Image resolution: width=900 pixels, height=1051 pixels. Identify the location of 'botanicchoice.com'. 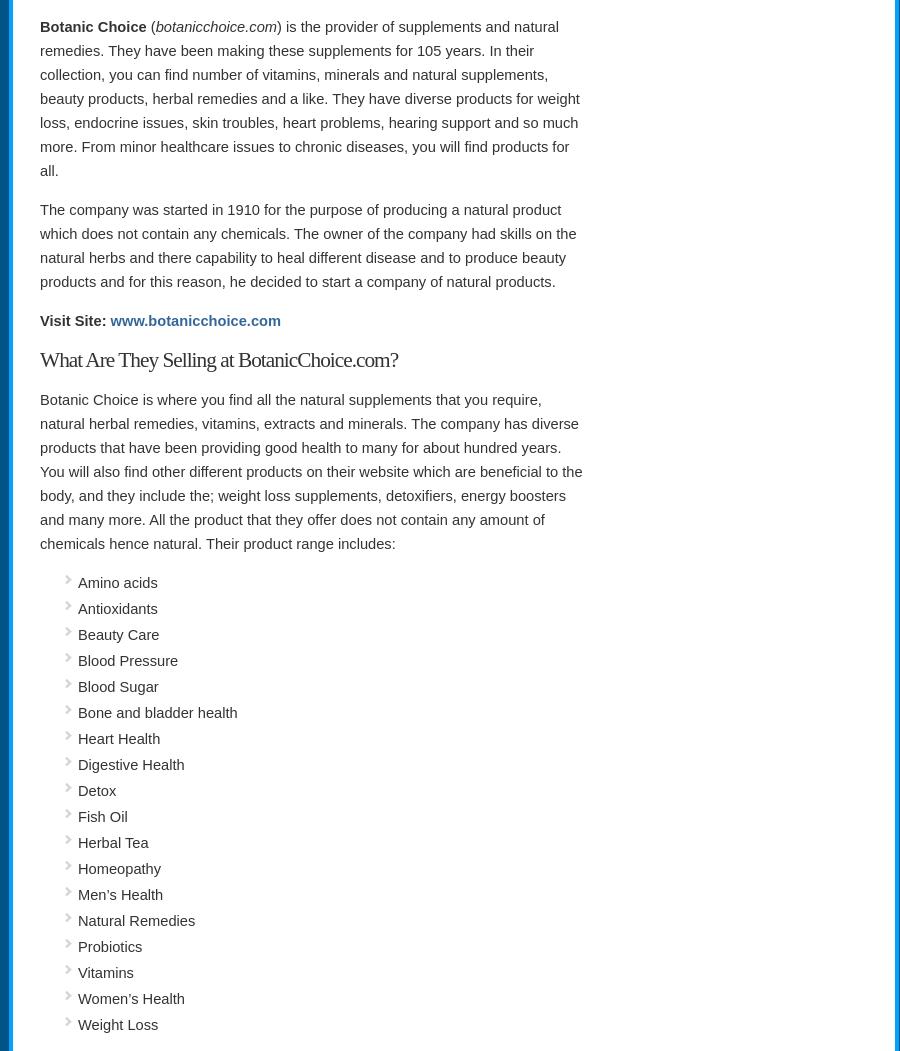
(216, 25).